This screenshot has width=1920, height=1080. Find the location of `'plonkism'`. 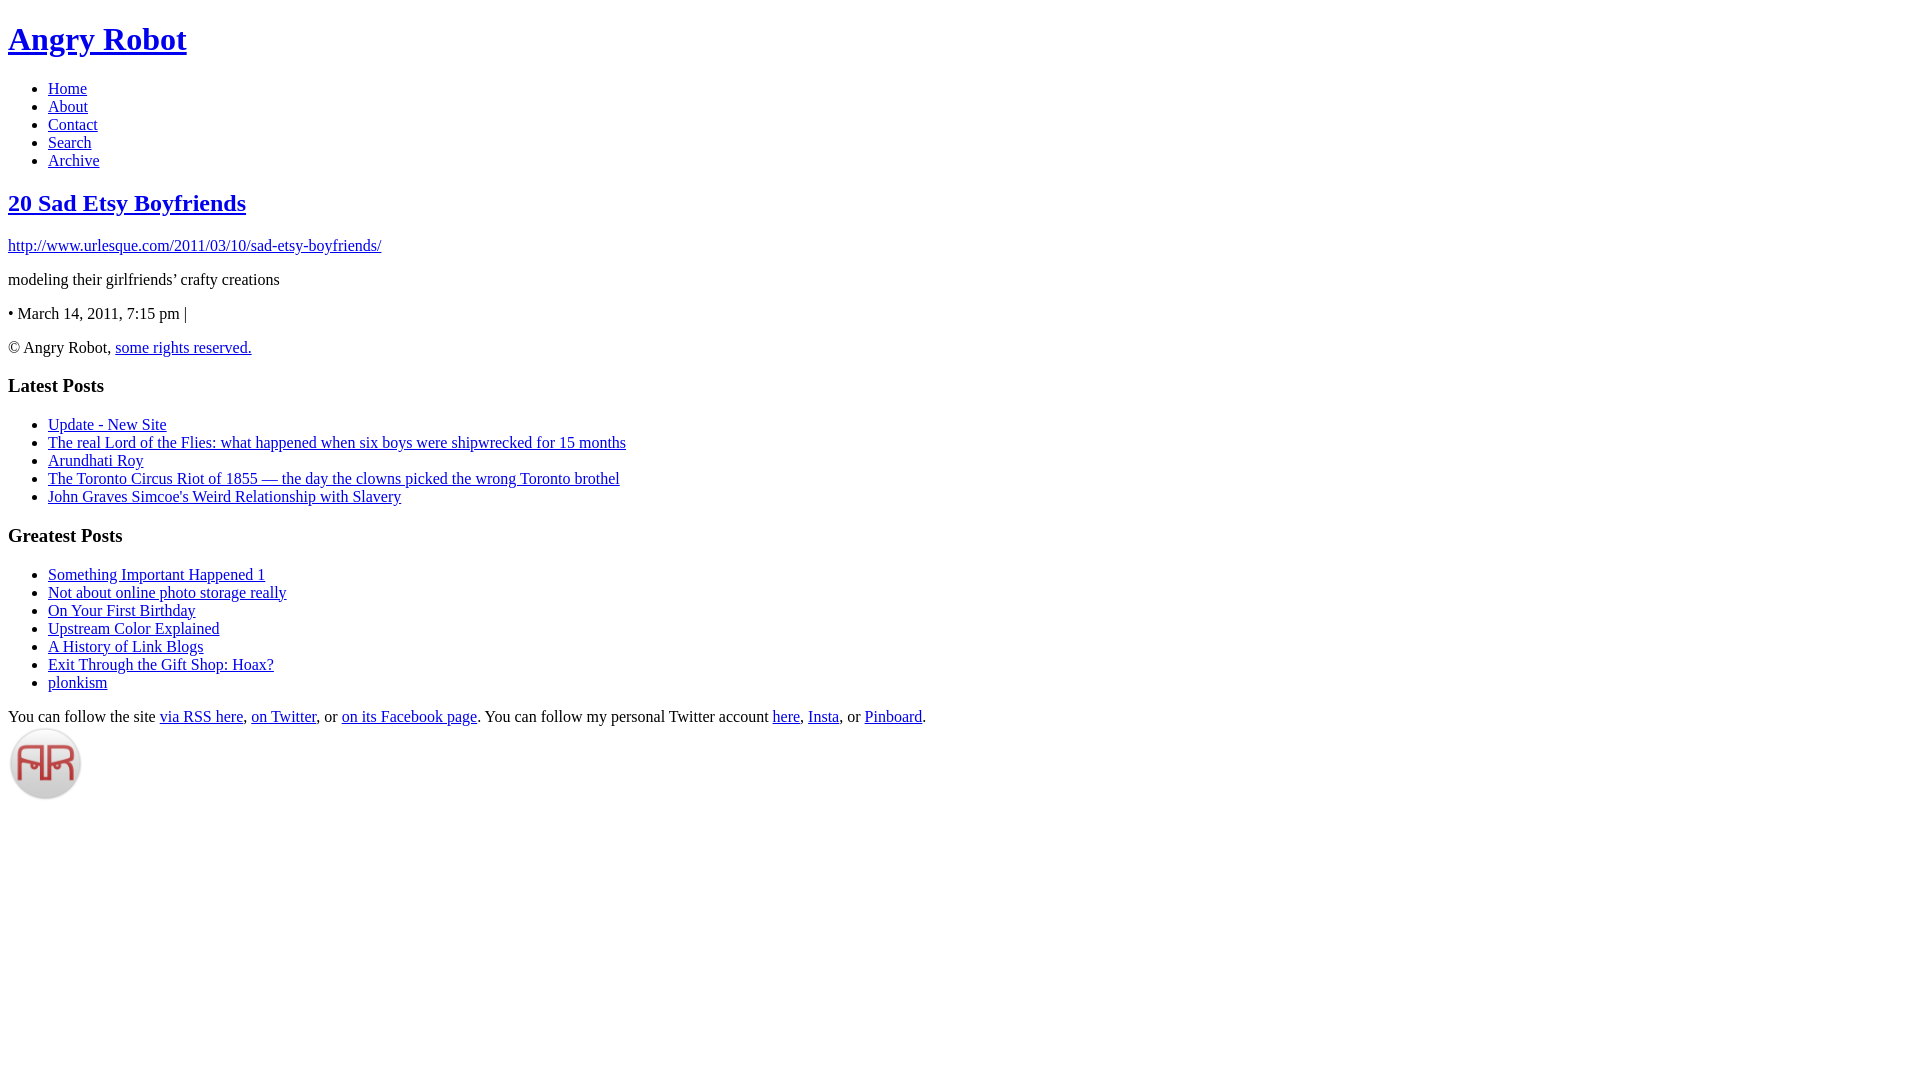

'plonkism' is located at coordinates (77, 681).